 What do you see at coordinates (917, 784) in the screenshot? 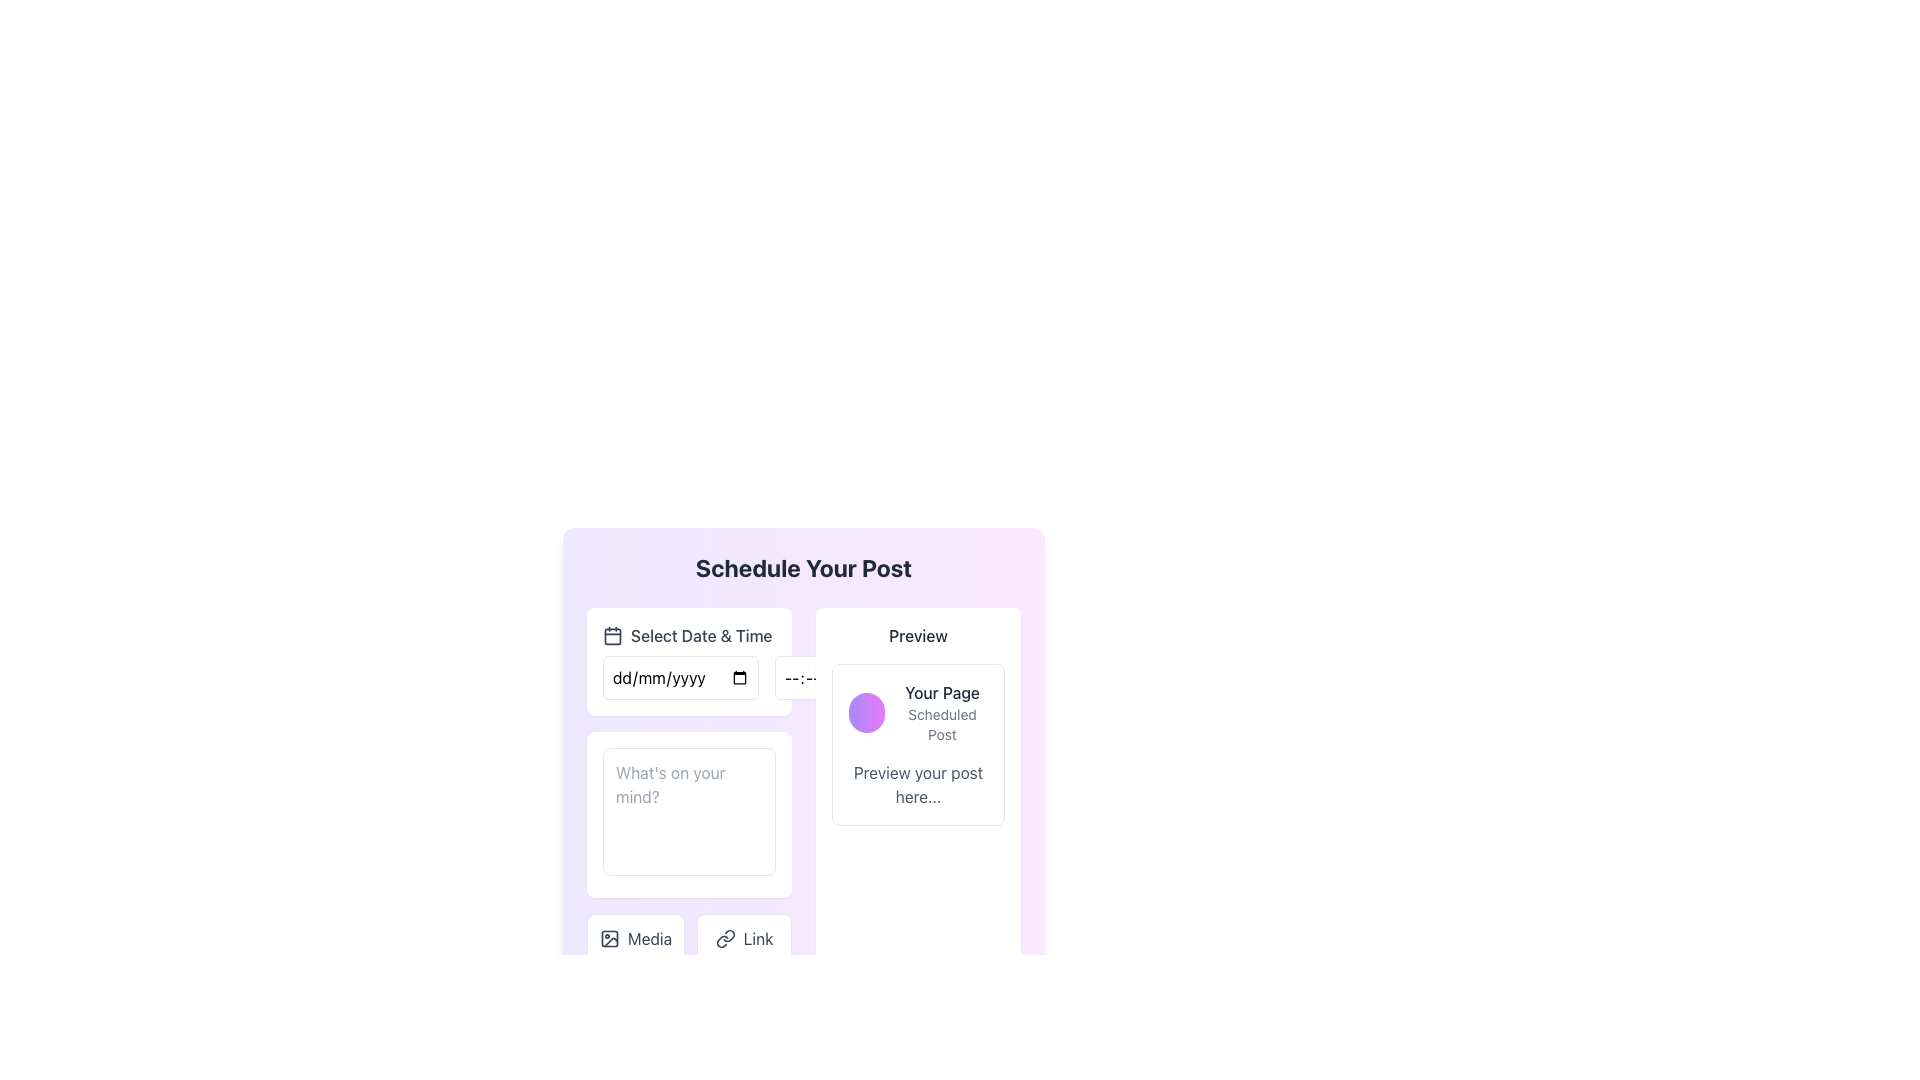
I see `the text label that reads 'Preview your post here...' located in the right panel, centered under 'Your Page' and 'Scheduled Post'` at bounding box center [917, 784].